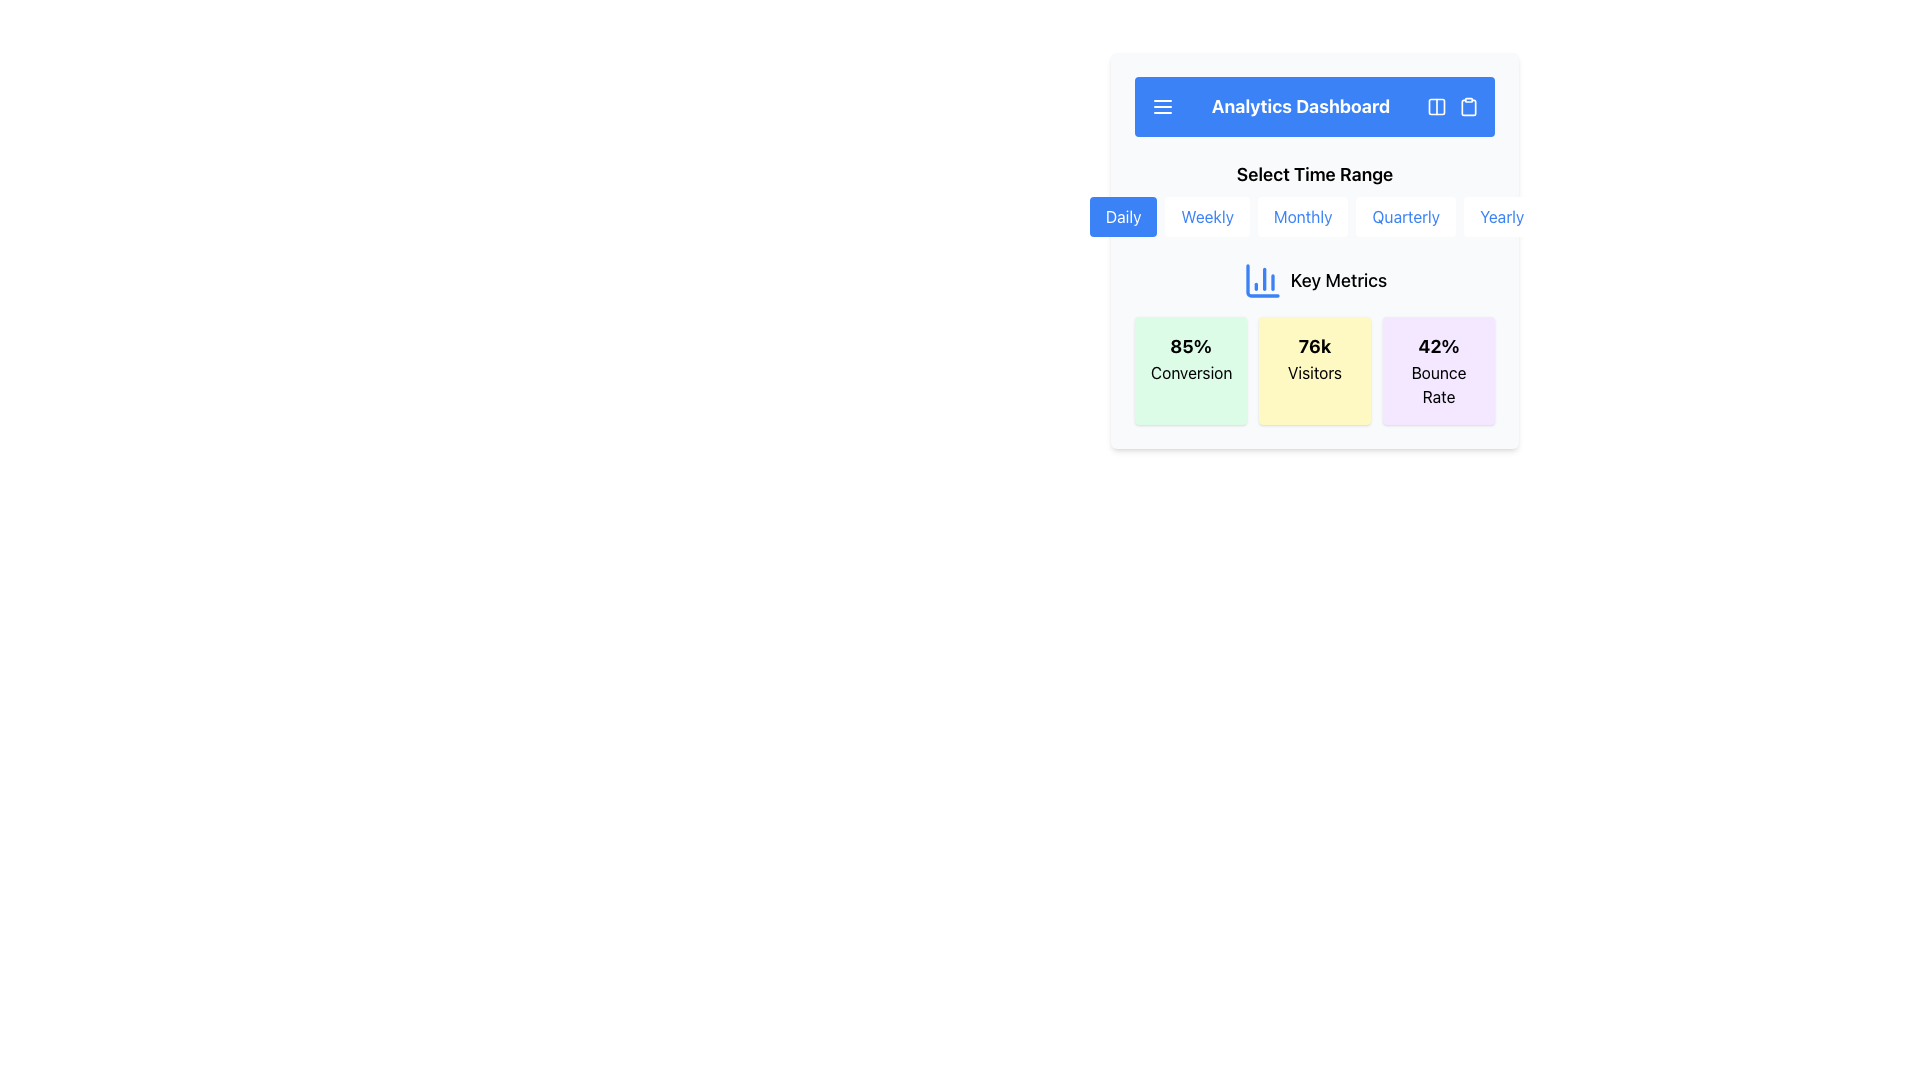 The image size is (1920, 1080). What do you see at coordinates (1123, 216) in the screenshot?
I see `the 'Daily' button, which is the first button in a horizontal stack of five buttons for filtering metrics` at bounding box center [1123, 216].